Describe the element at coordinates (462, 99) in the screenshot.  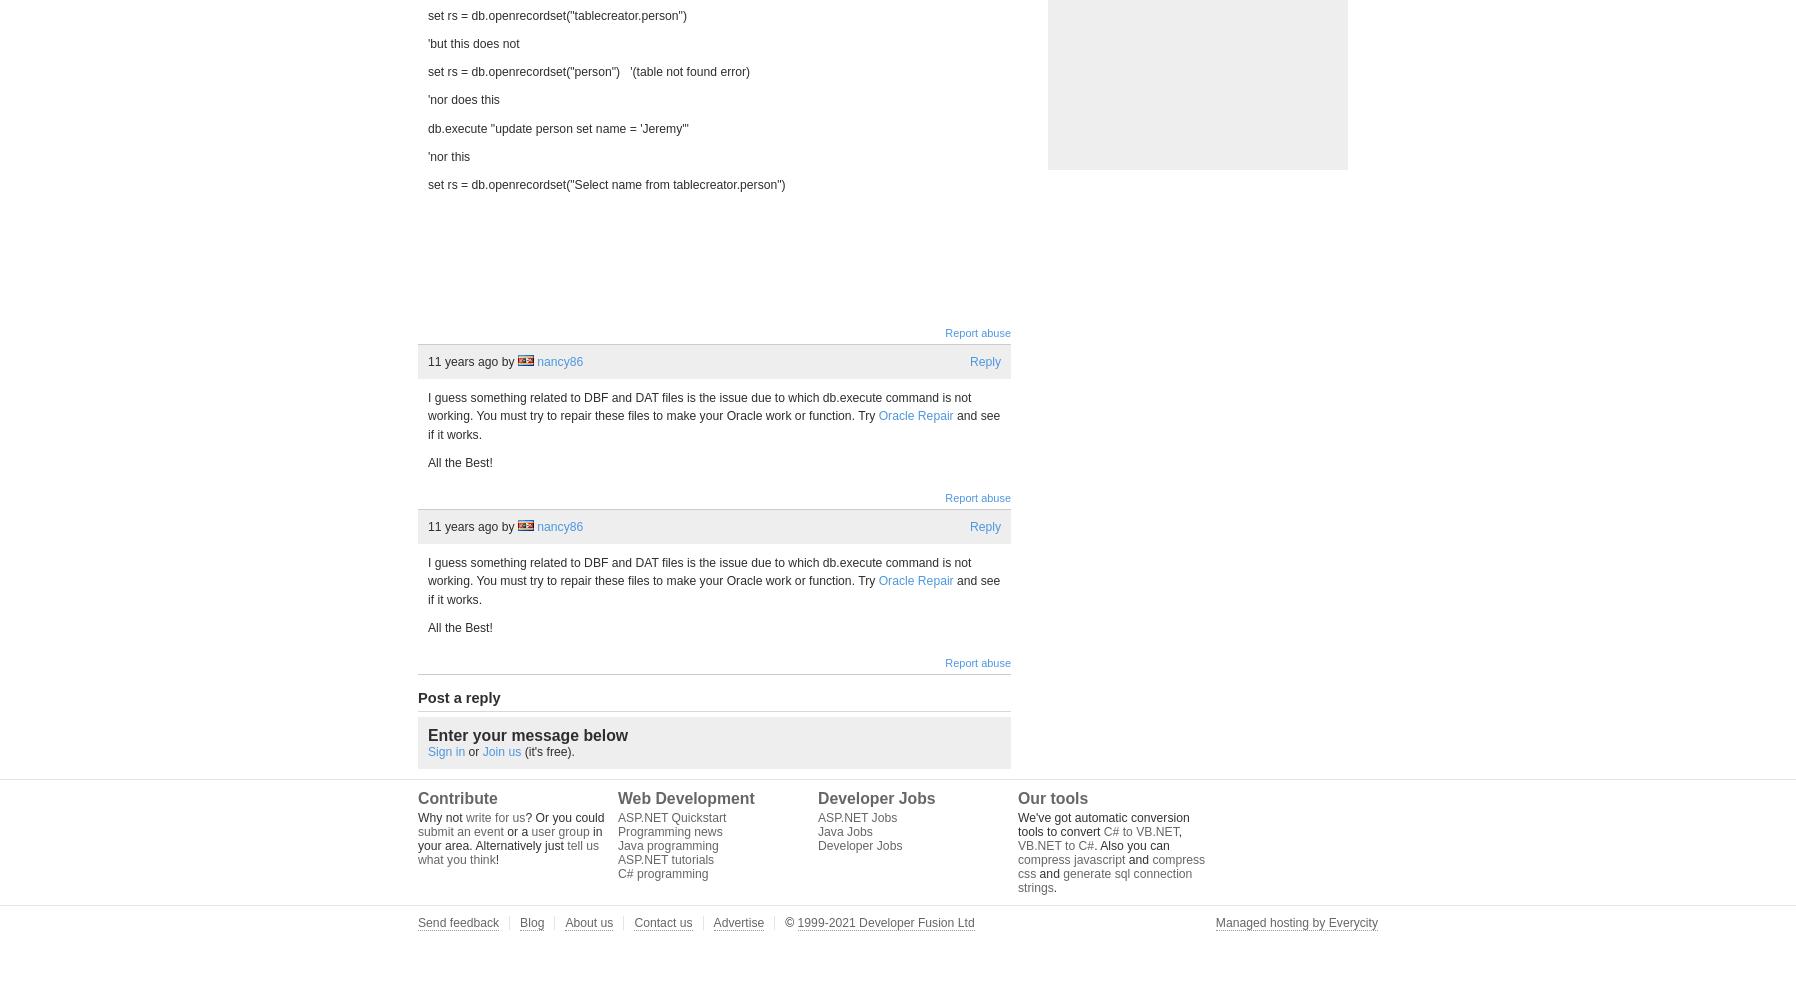
I see `''nor does this'` at that location.